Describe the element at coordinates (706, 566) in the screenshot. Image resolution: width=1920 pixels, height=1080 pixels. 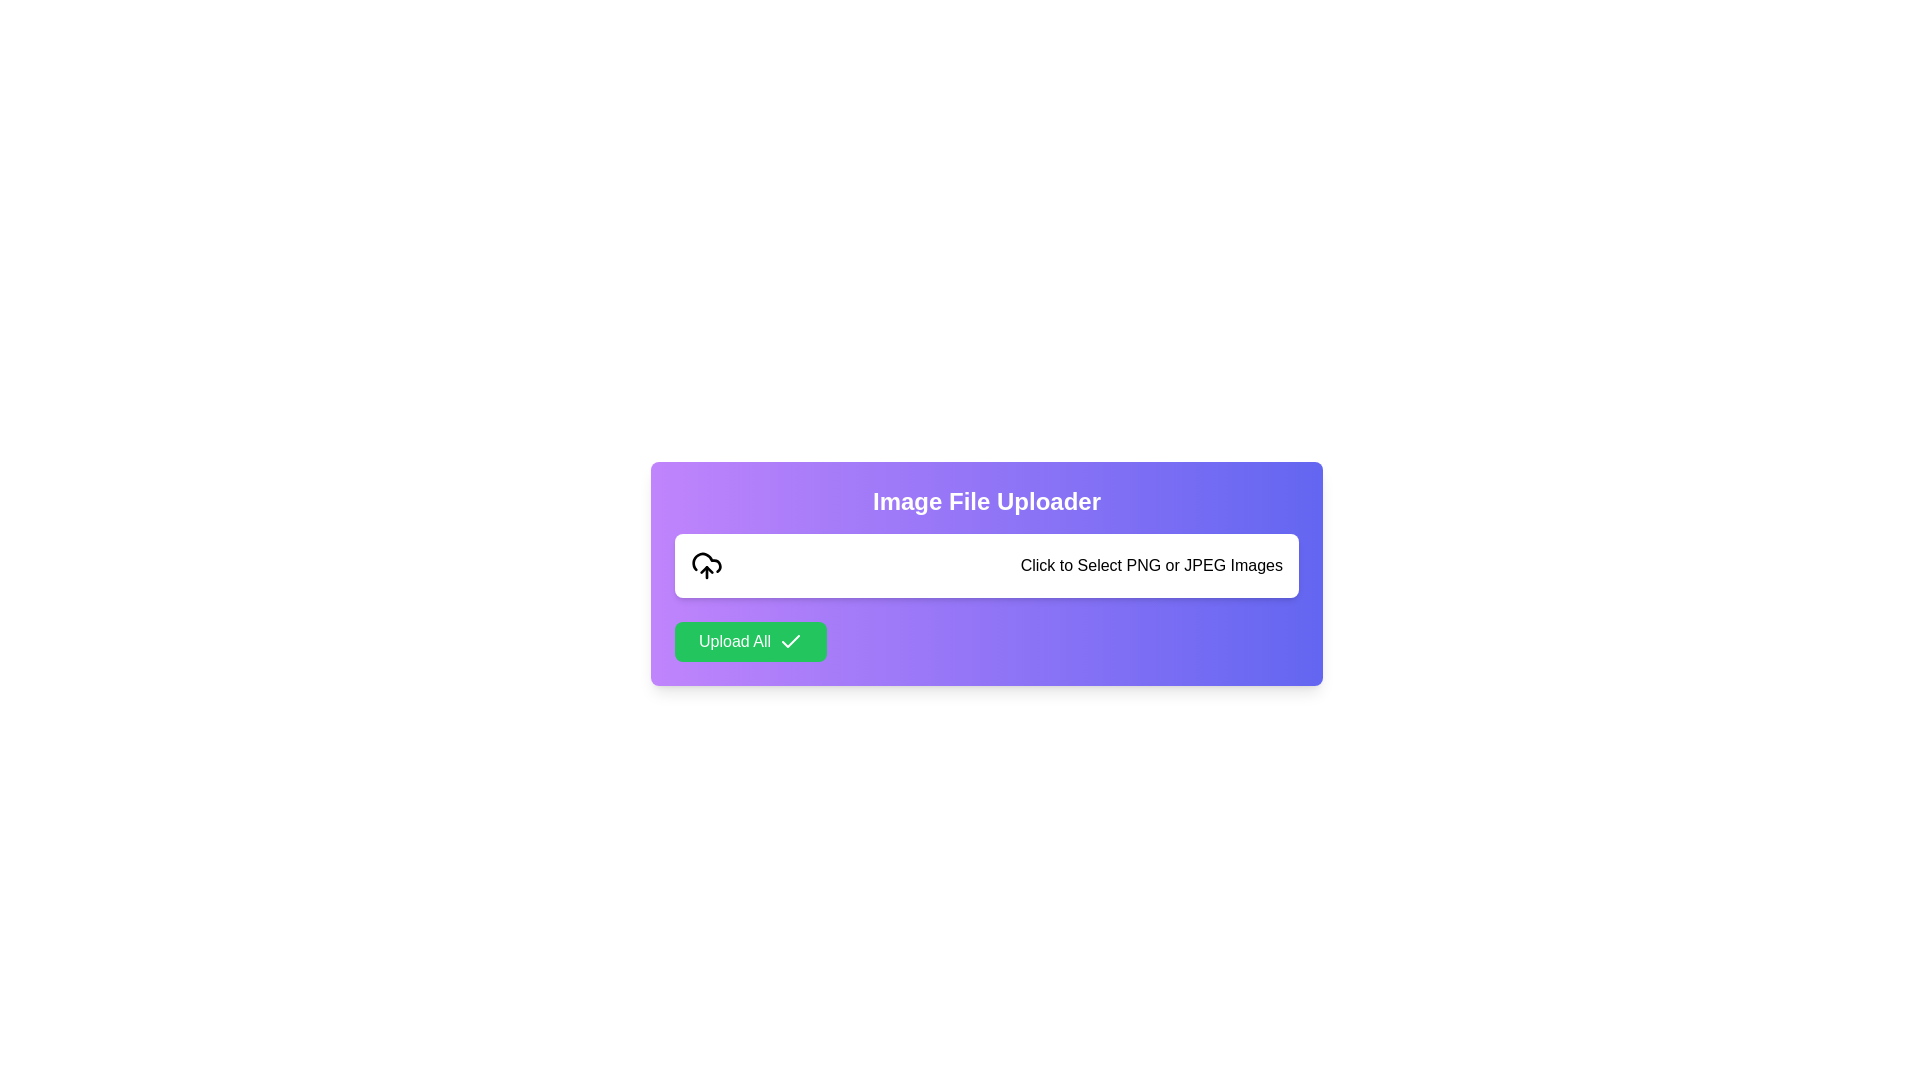
I see `the upload icon located to the far-left side of the input field labeled 'Click to Select PNG or JPEG Images', which is within a gradient purple background box` at that location.